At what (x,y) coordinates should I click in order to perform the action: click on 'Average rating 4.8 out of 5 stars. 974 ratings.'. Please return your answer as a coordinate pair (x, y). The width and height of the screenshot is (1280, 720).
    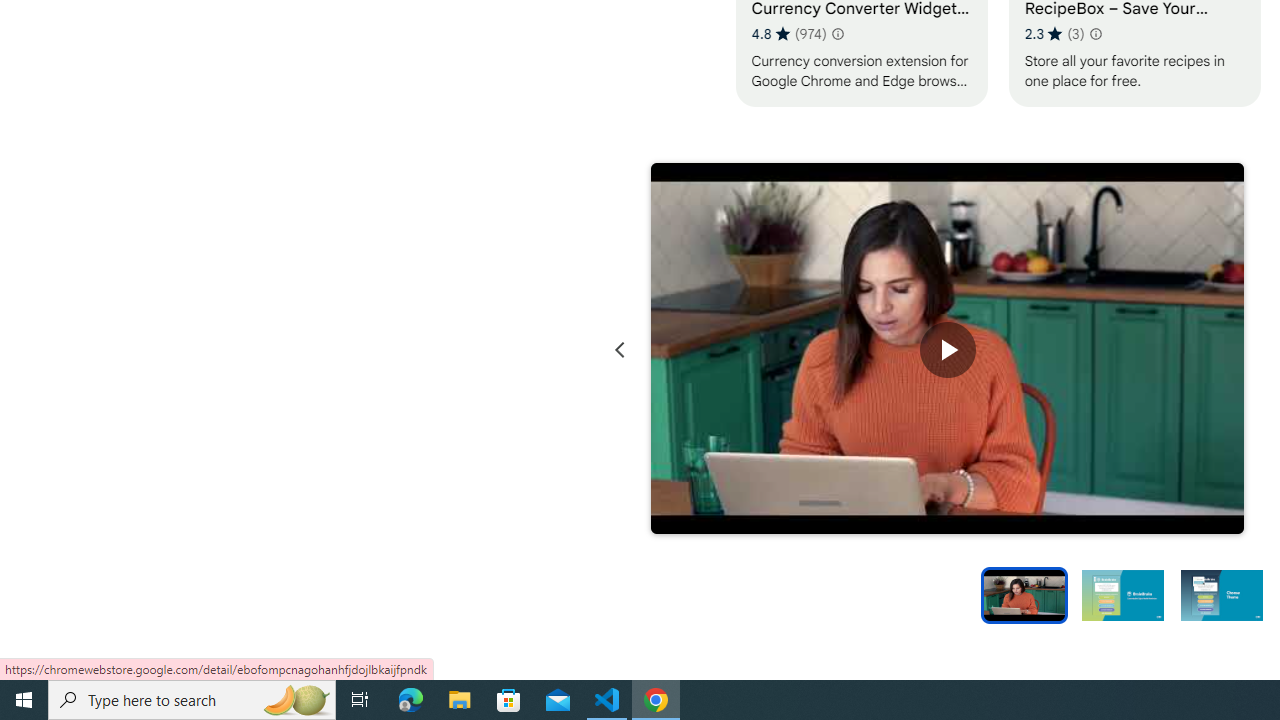
    Looking at the image, I should click on (788, 33).